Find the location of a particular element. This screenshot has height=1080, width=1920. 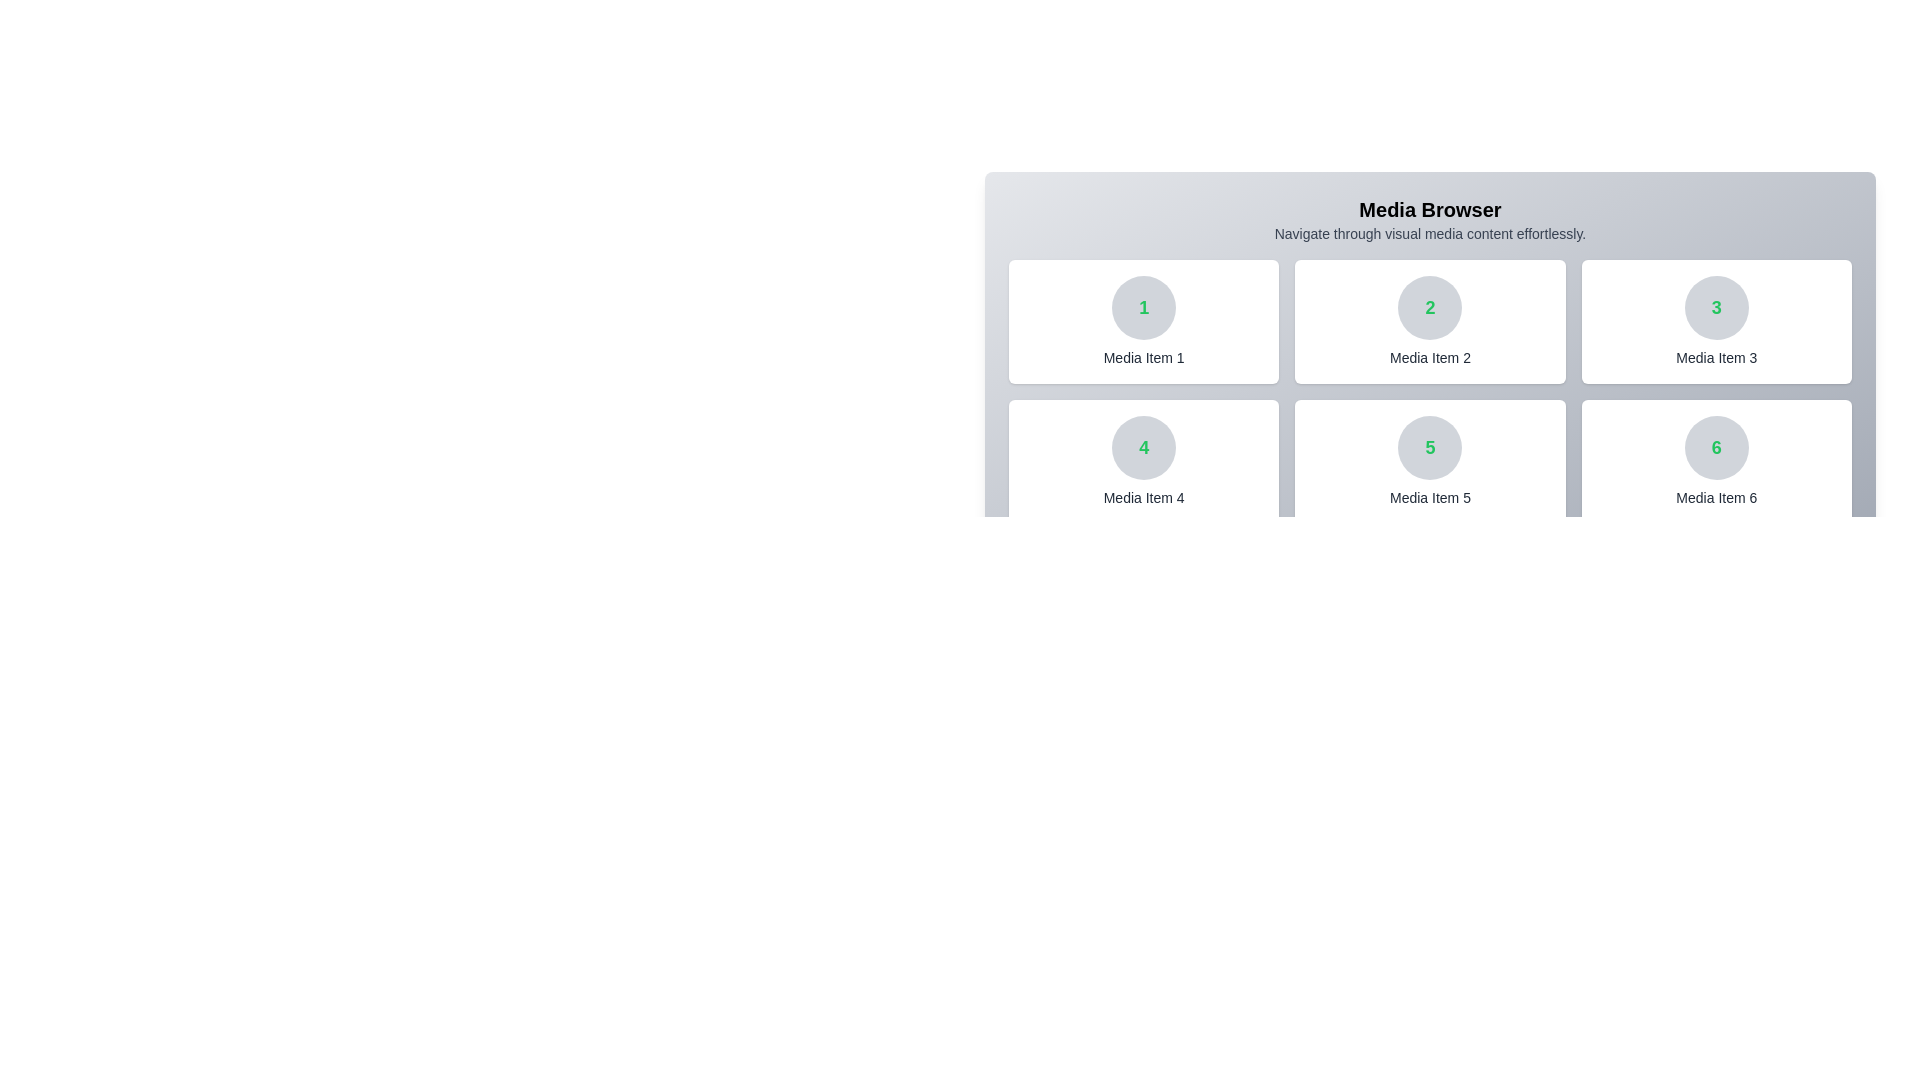

descriptive subtitle text located directly below the 'Media Browser' title, which provides a brief explanation related to the 'Media Browser' is located at coordinates (1429, 233).